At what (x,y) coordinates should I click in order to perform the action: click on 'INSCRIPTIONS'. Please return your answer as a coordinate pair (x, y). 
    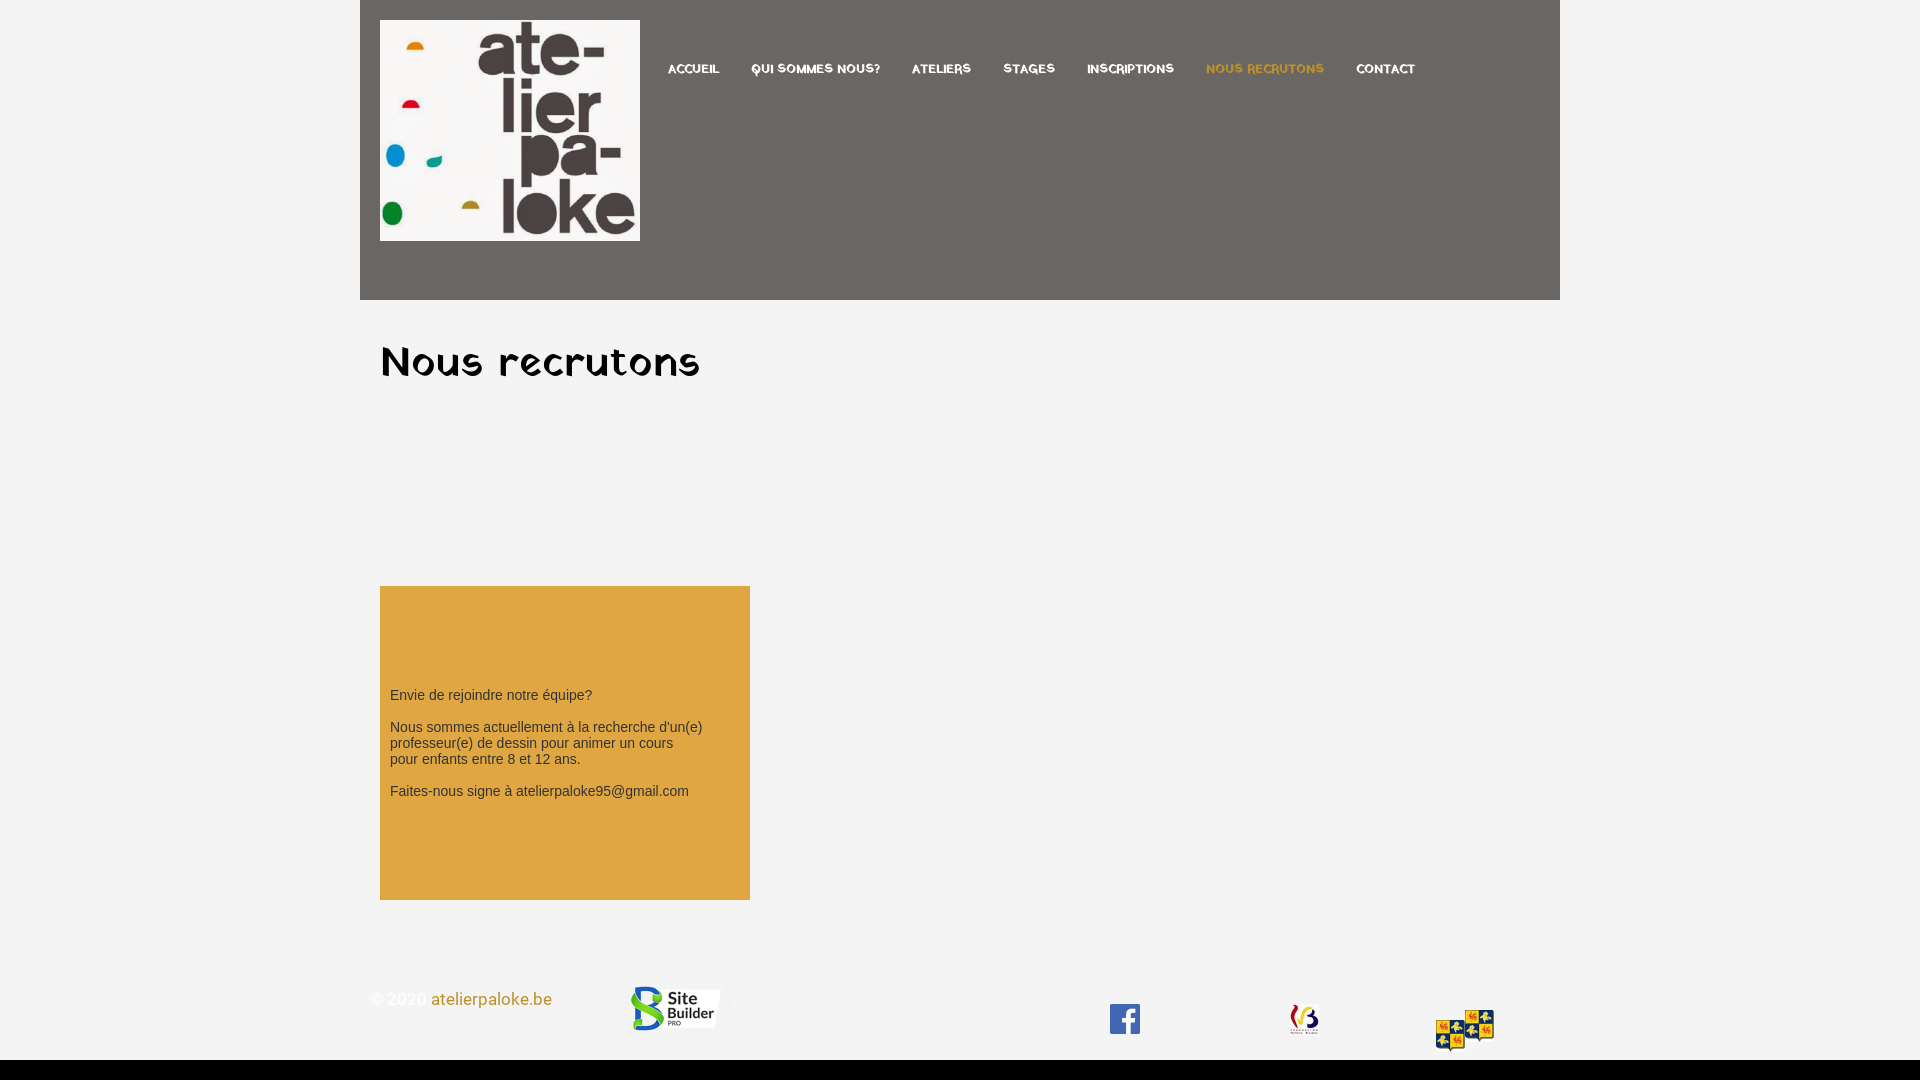
    Looking at the image, I should click on (1130, 71).